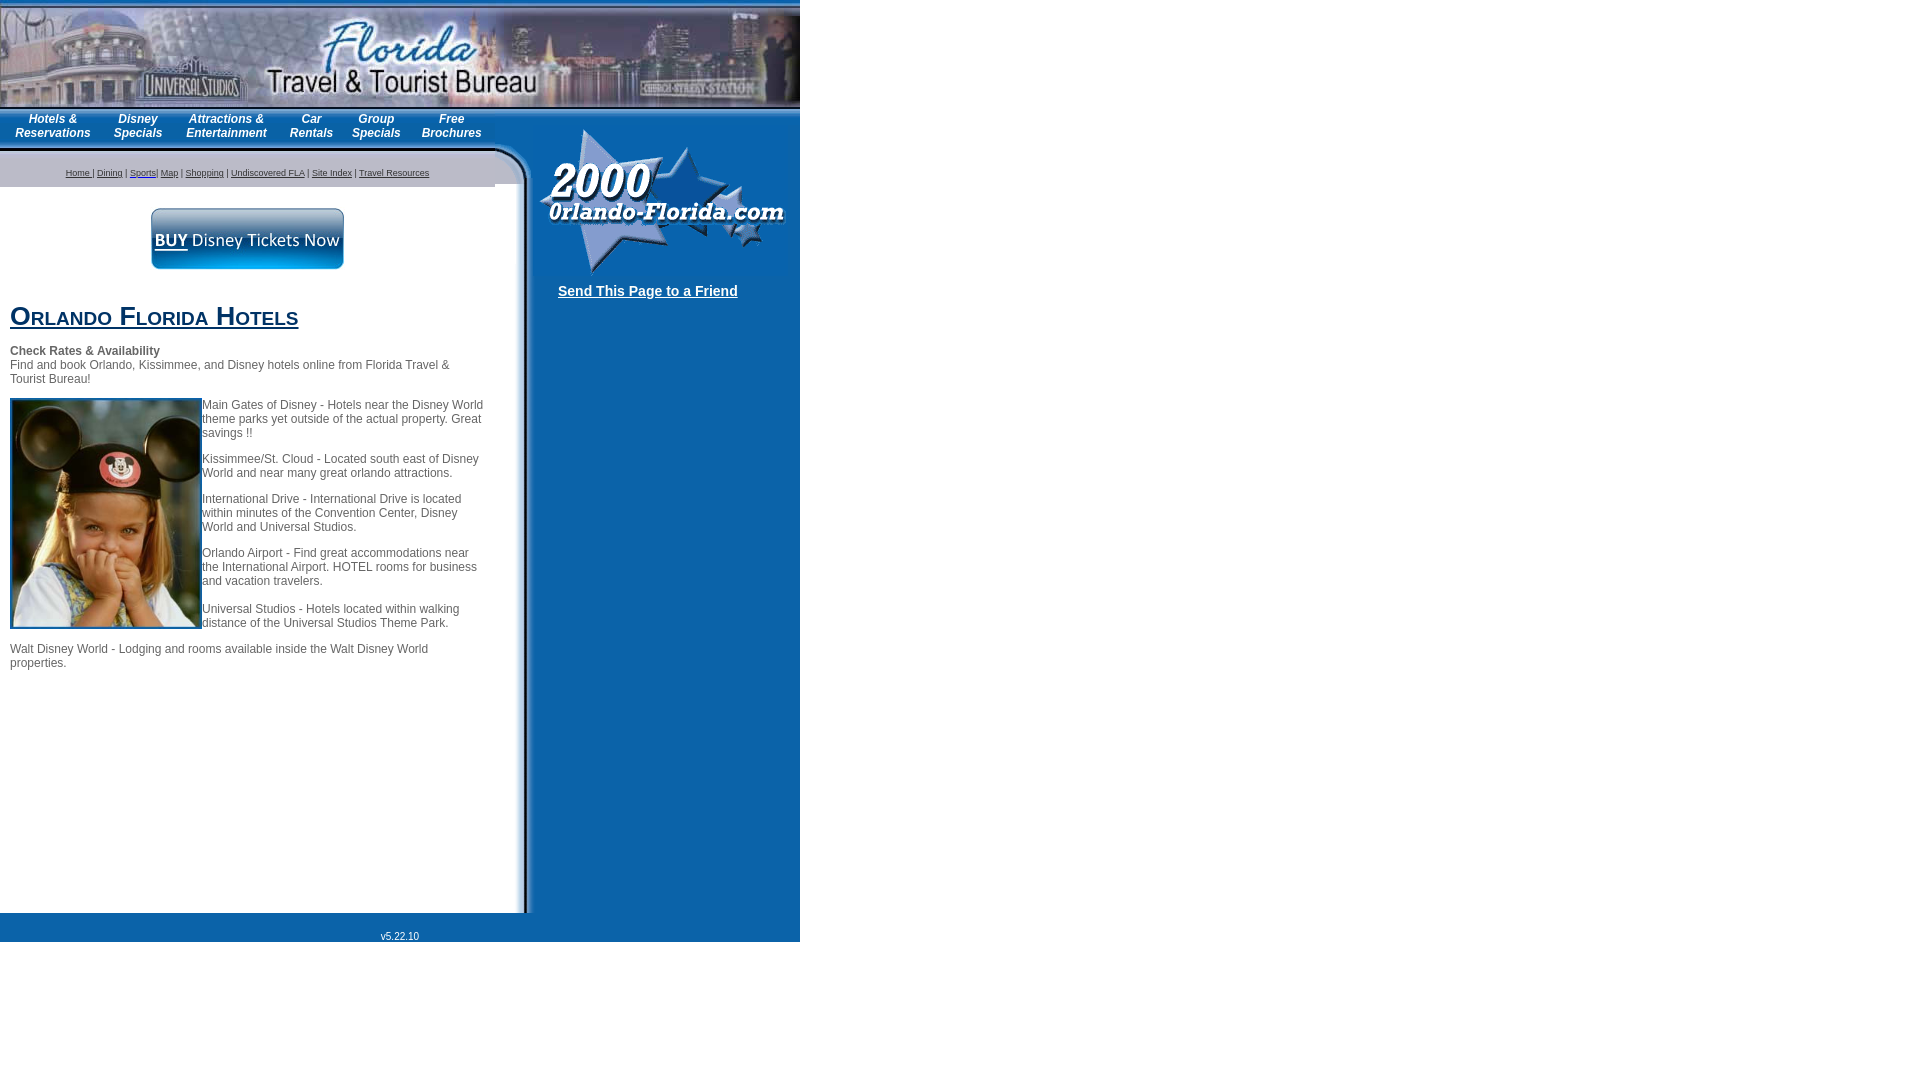  Describe the element at coordinates (226, 132) in the screenshot. I see `'Entertainment'` at that location.